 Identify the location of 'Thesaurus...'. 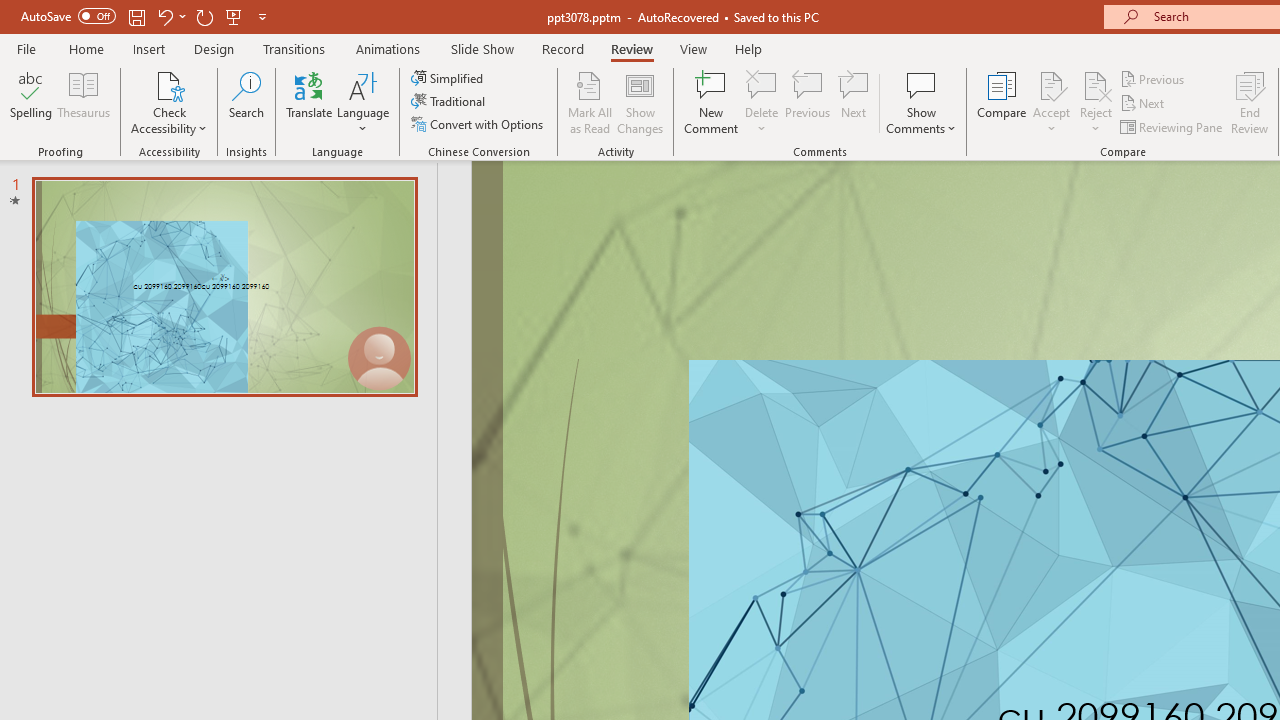
(82, 103).